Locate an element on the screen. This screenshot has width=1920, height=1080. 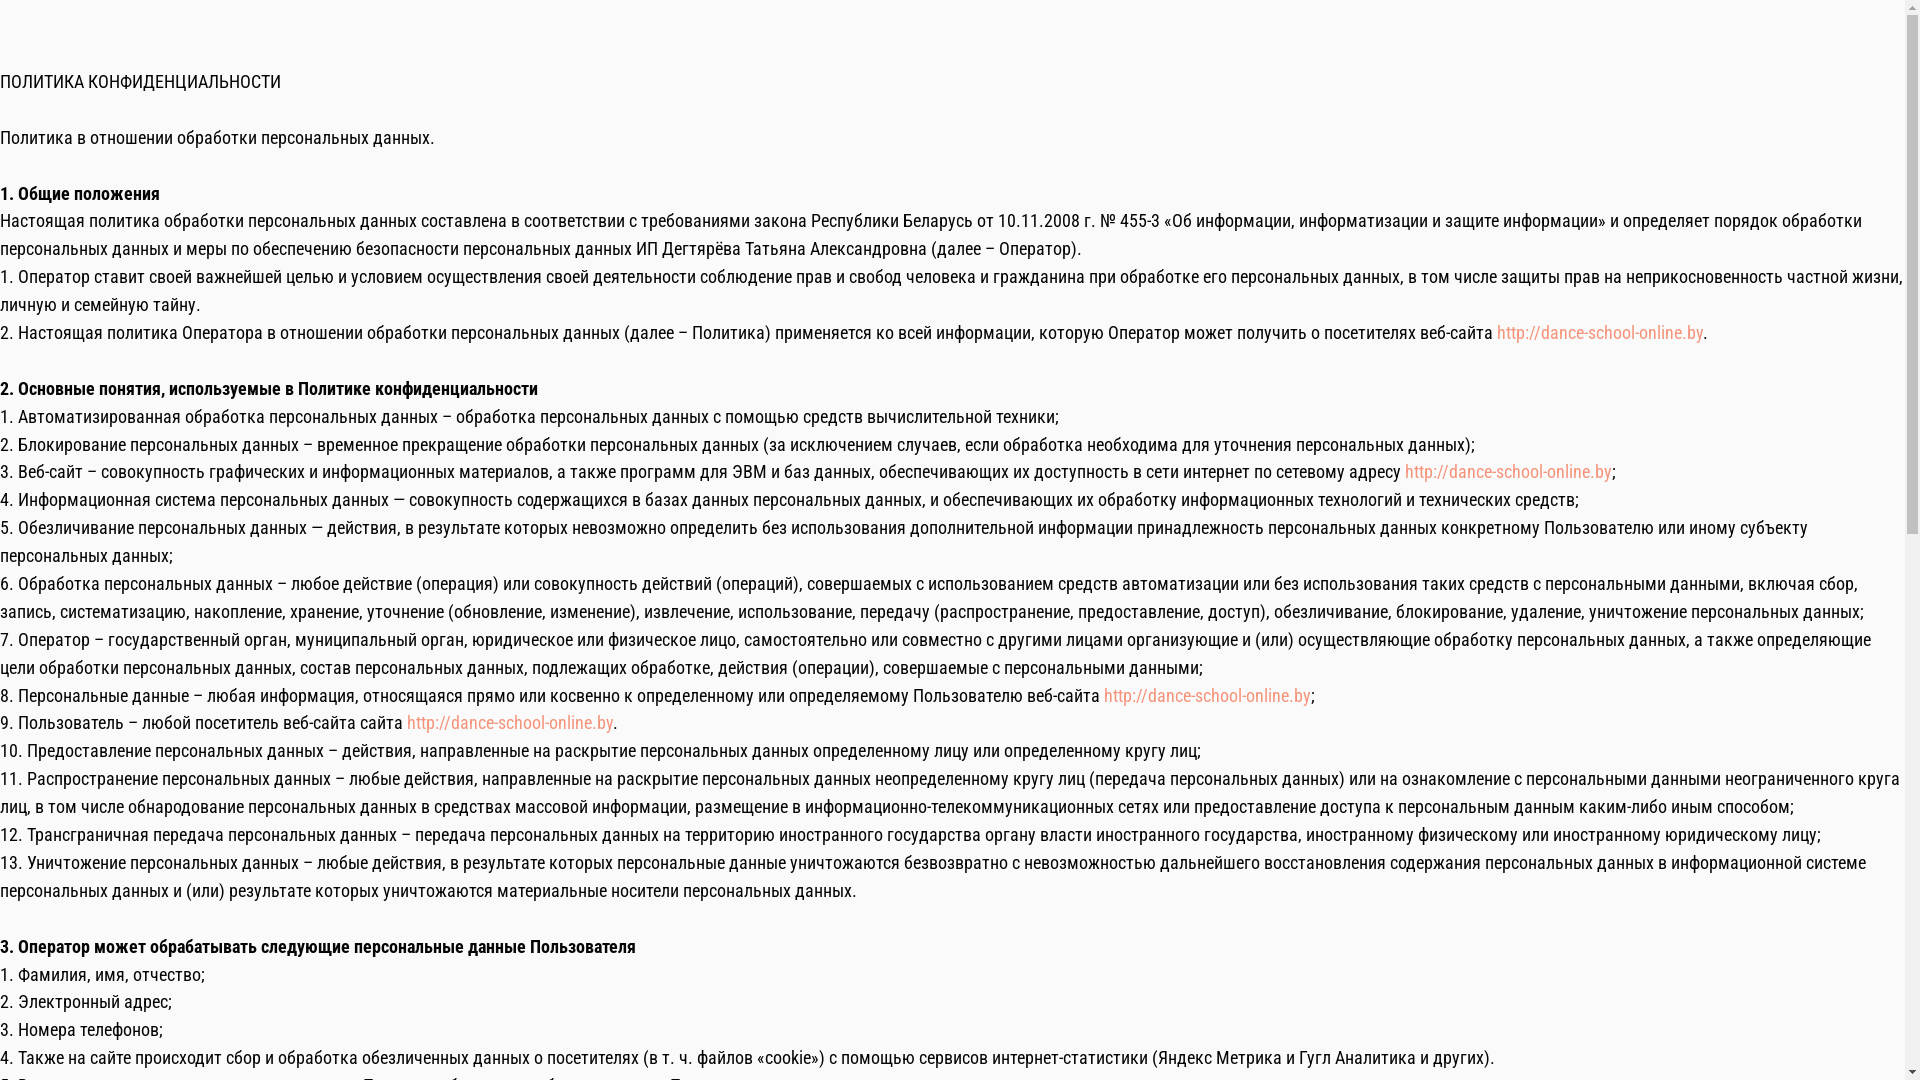
'http://dance-school-online.by' is located at coordinates (1404, 471).